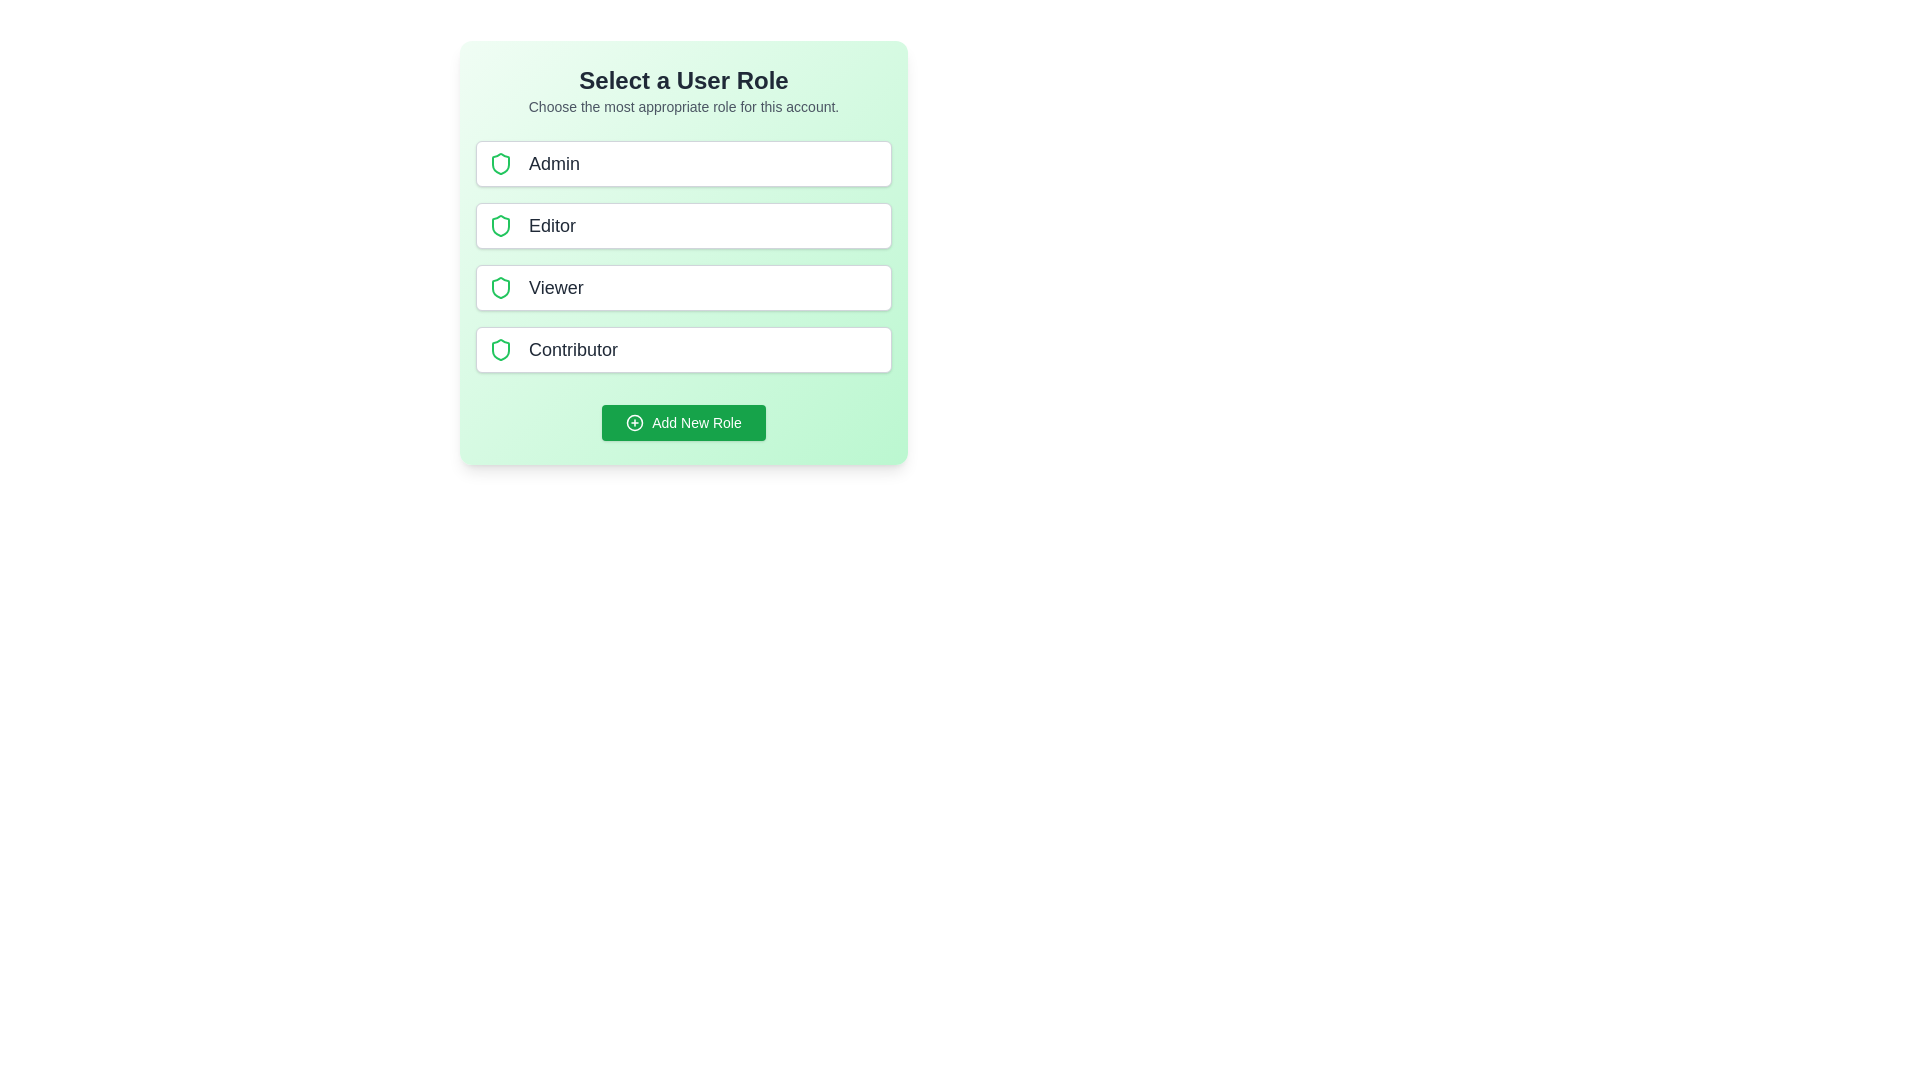  I want to click on the role Contributor to select it, so click(684, 349).